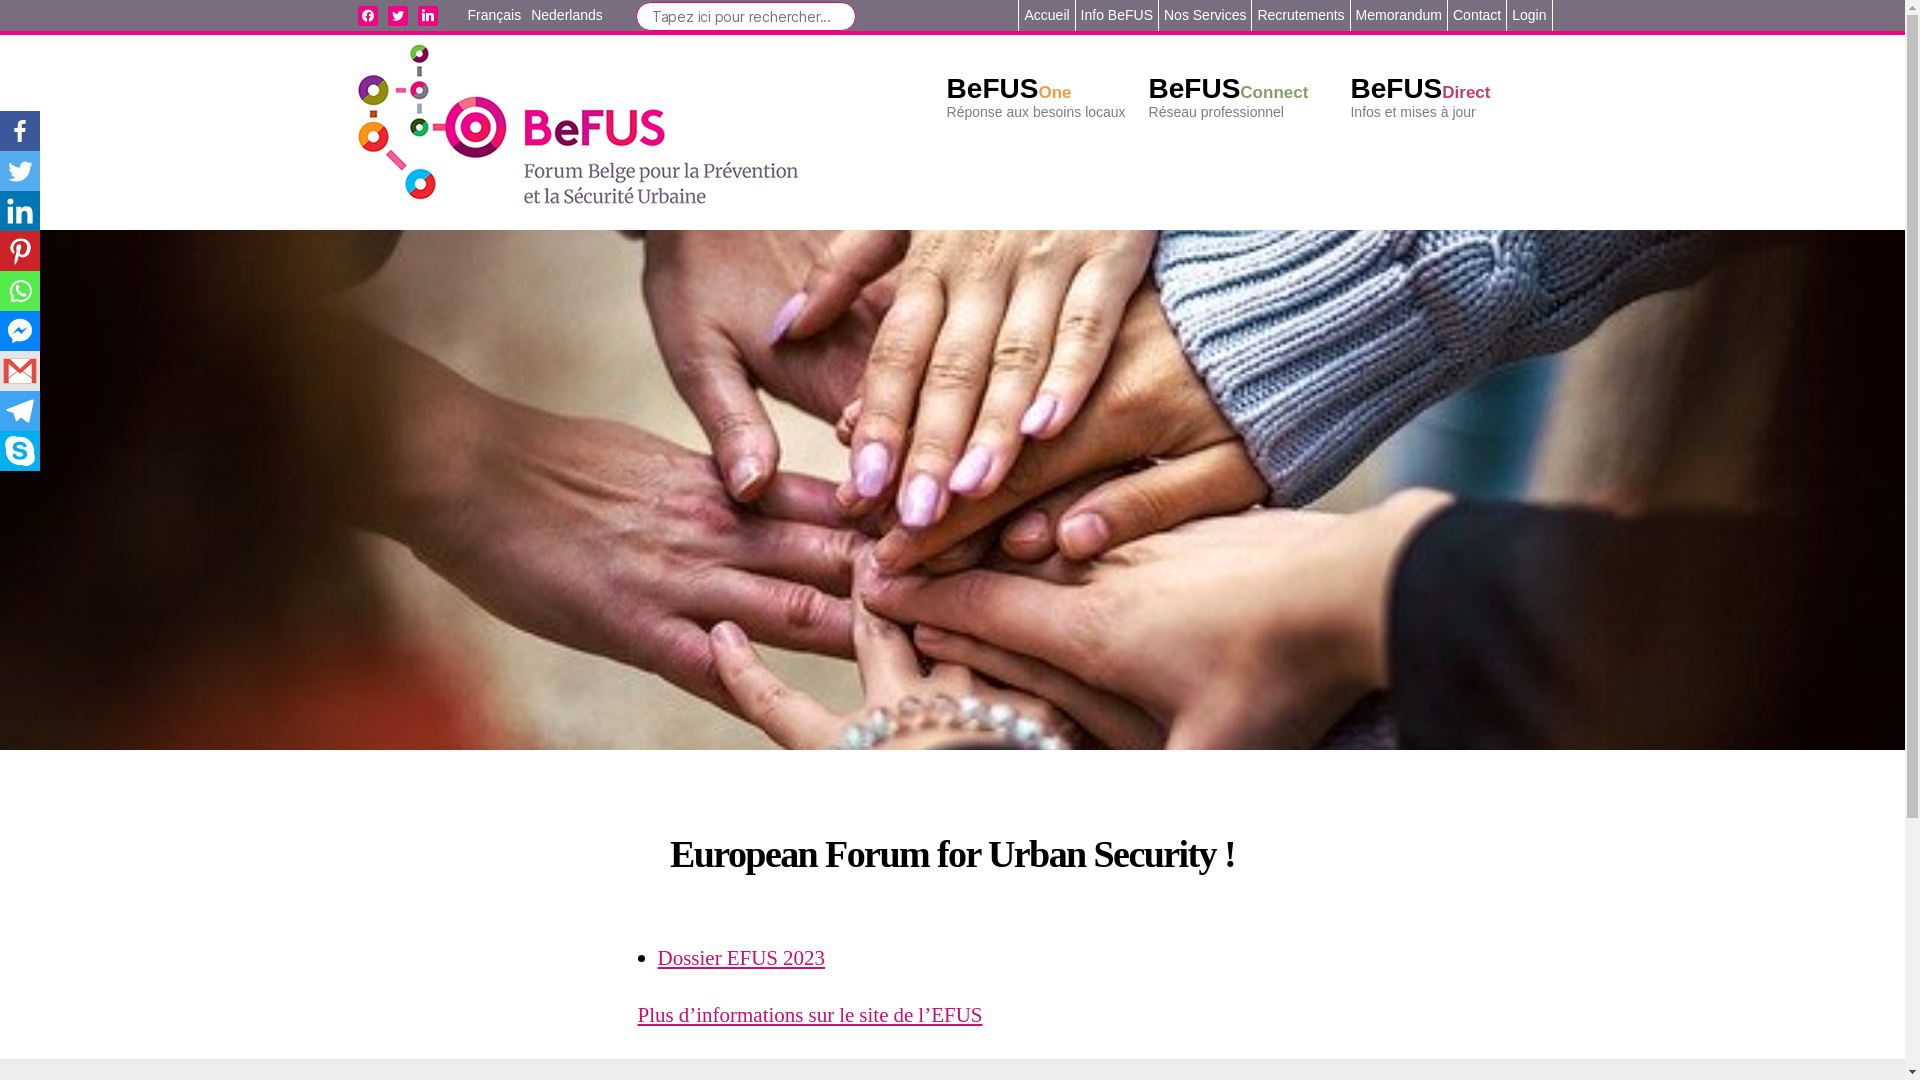  Describe the element at coordinates (1300, 15) in the screenshot. I see `'Recrutements'` at that location.